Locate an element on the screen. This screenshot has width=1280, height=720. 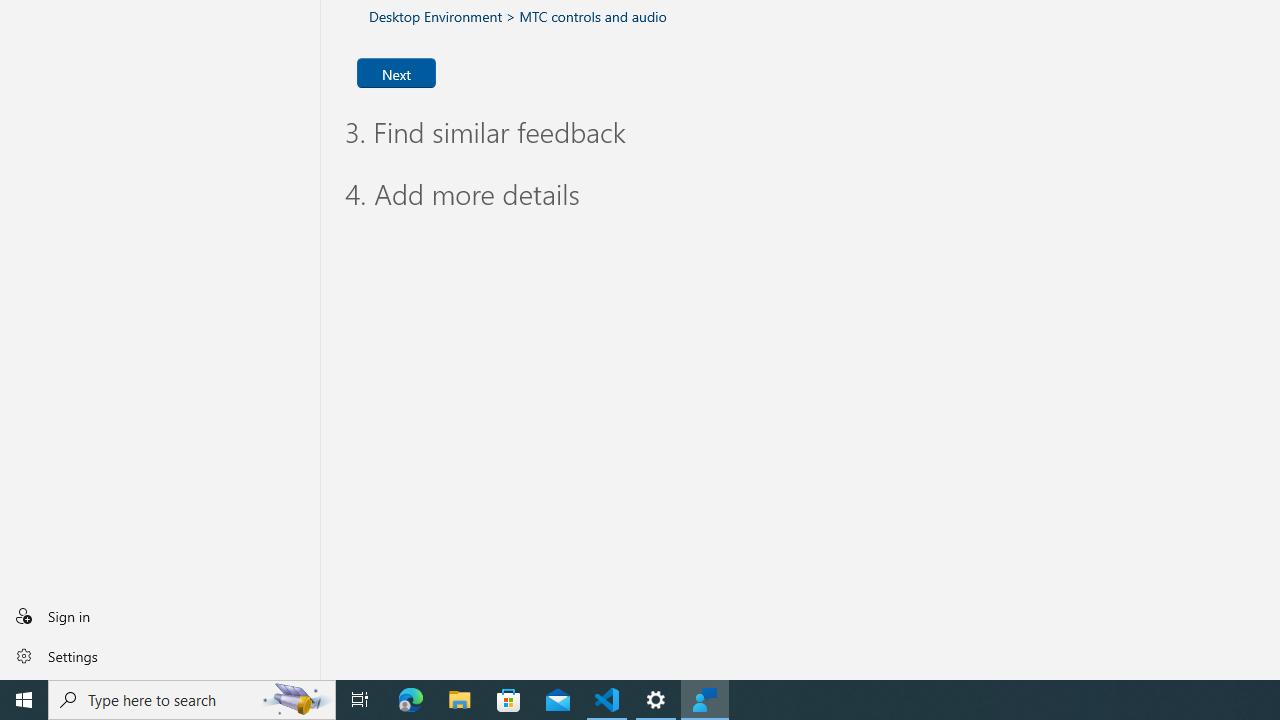
'Next' is located at coordinates (396, 72).